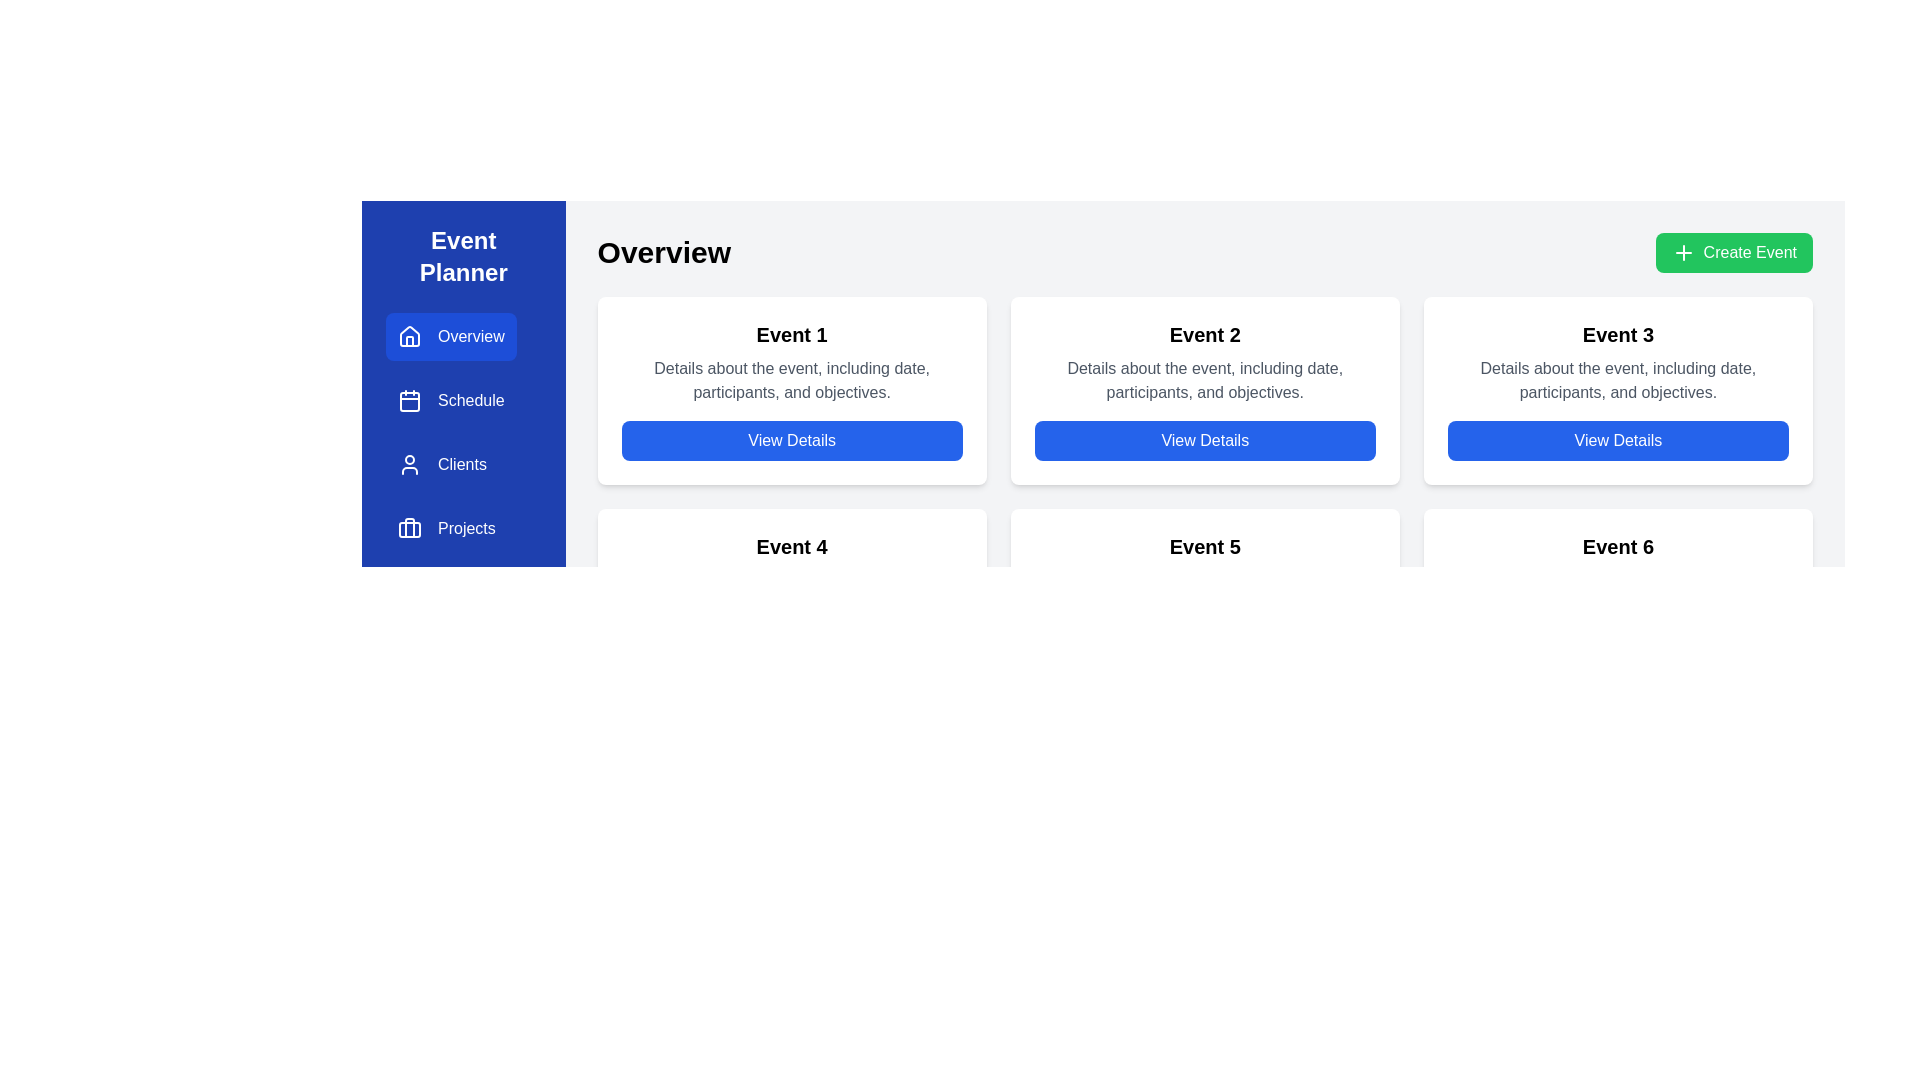  What do you see at coordinates (1618, 439) in the screenshot?
I see `the button located at the bottom of the 'Event 3' card to observe the hover effect` at bounding box center [1618, 439].